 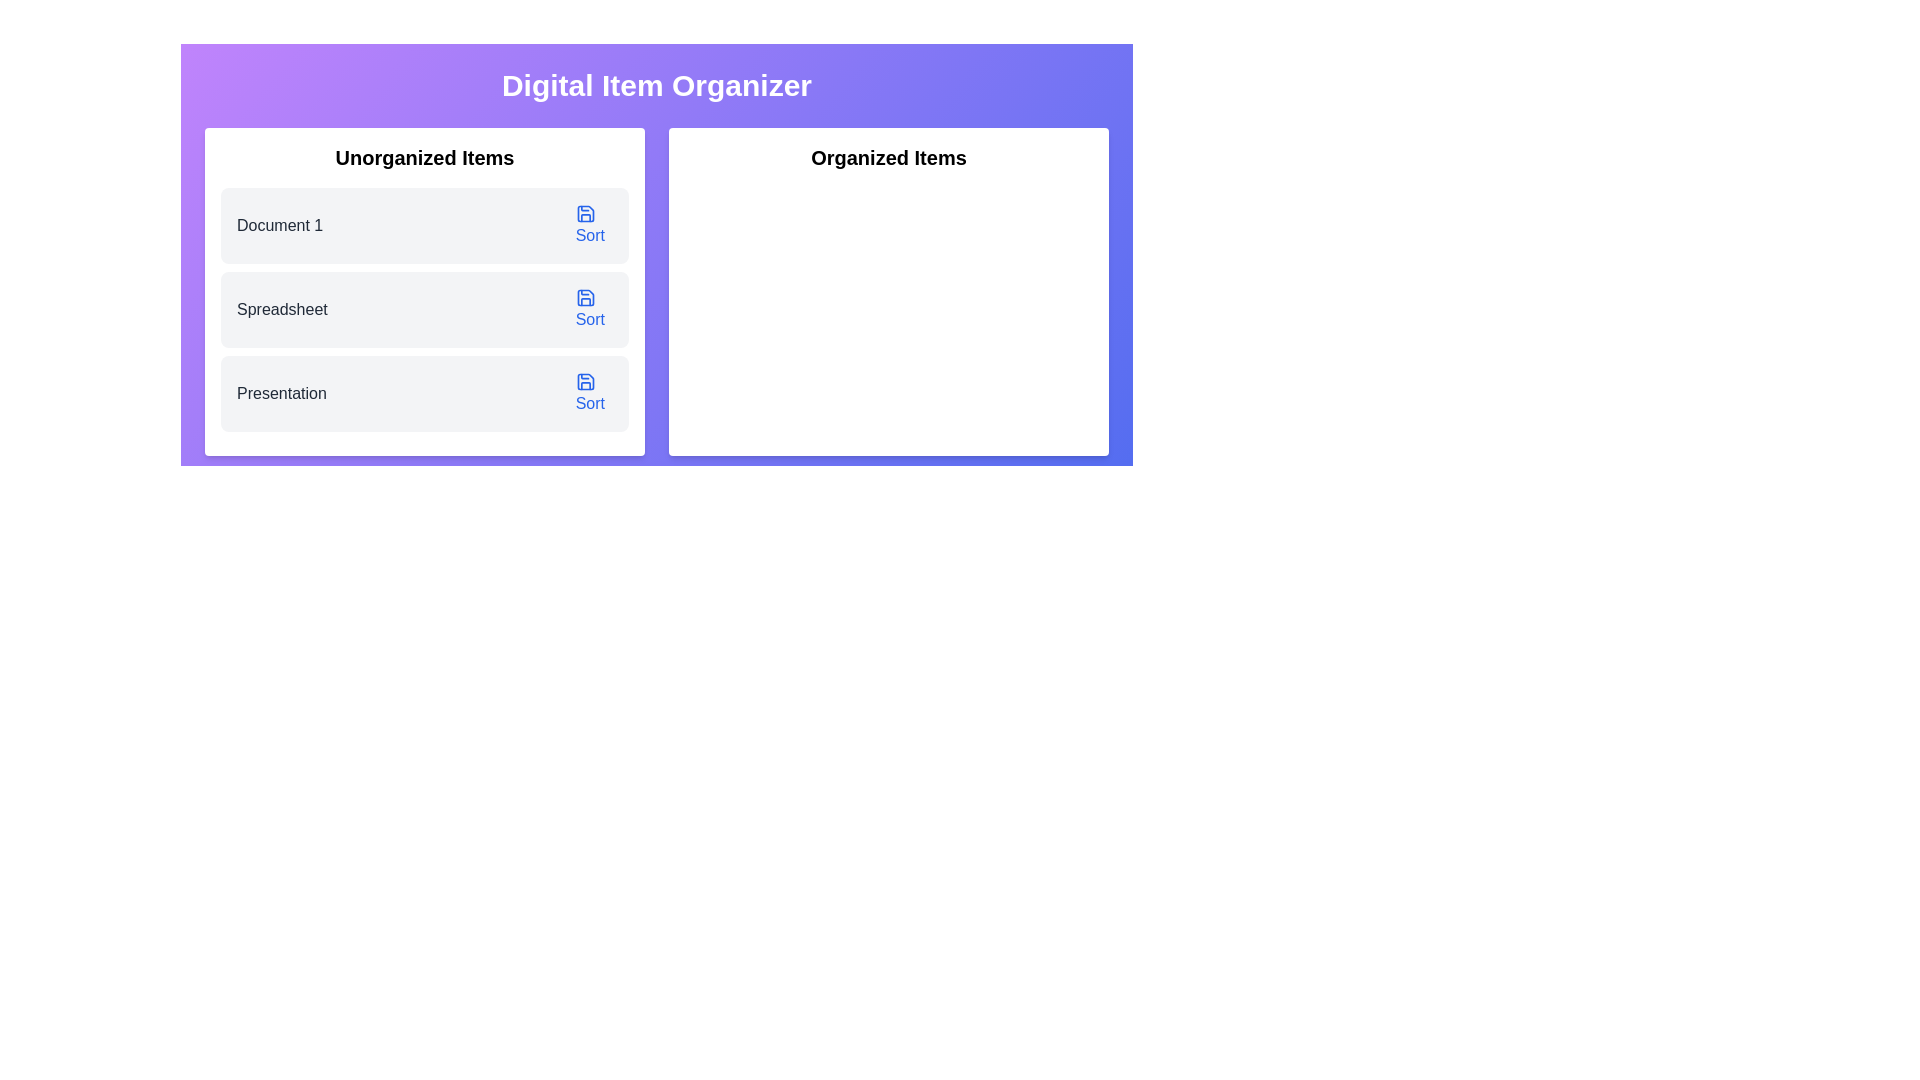 What do you see at coordinates (584, 213) in the screenshot?
I see `the button encompassing the diskette icon representing saving or download functionality, located near the 'Sort' button in the 'Unorganized Items' section` at bounding box center [584, 213].